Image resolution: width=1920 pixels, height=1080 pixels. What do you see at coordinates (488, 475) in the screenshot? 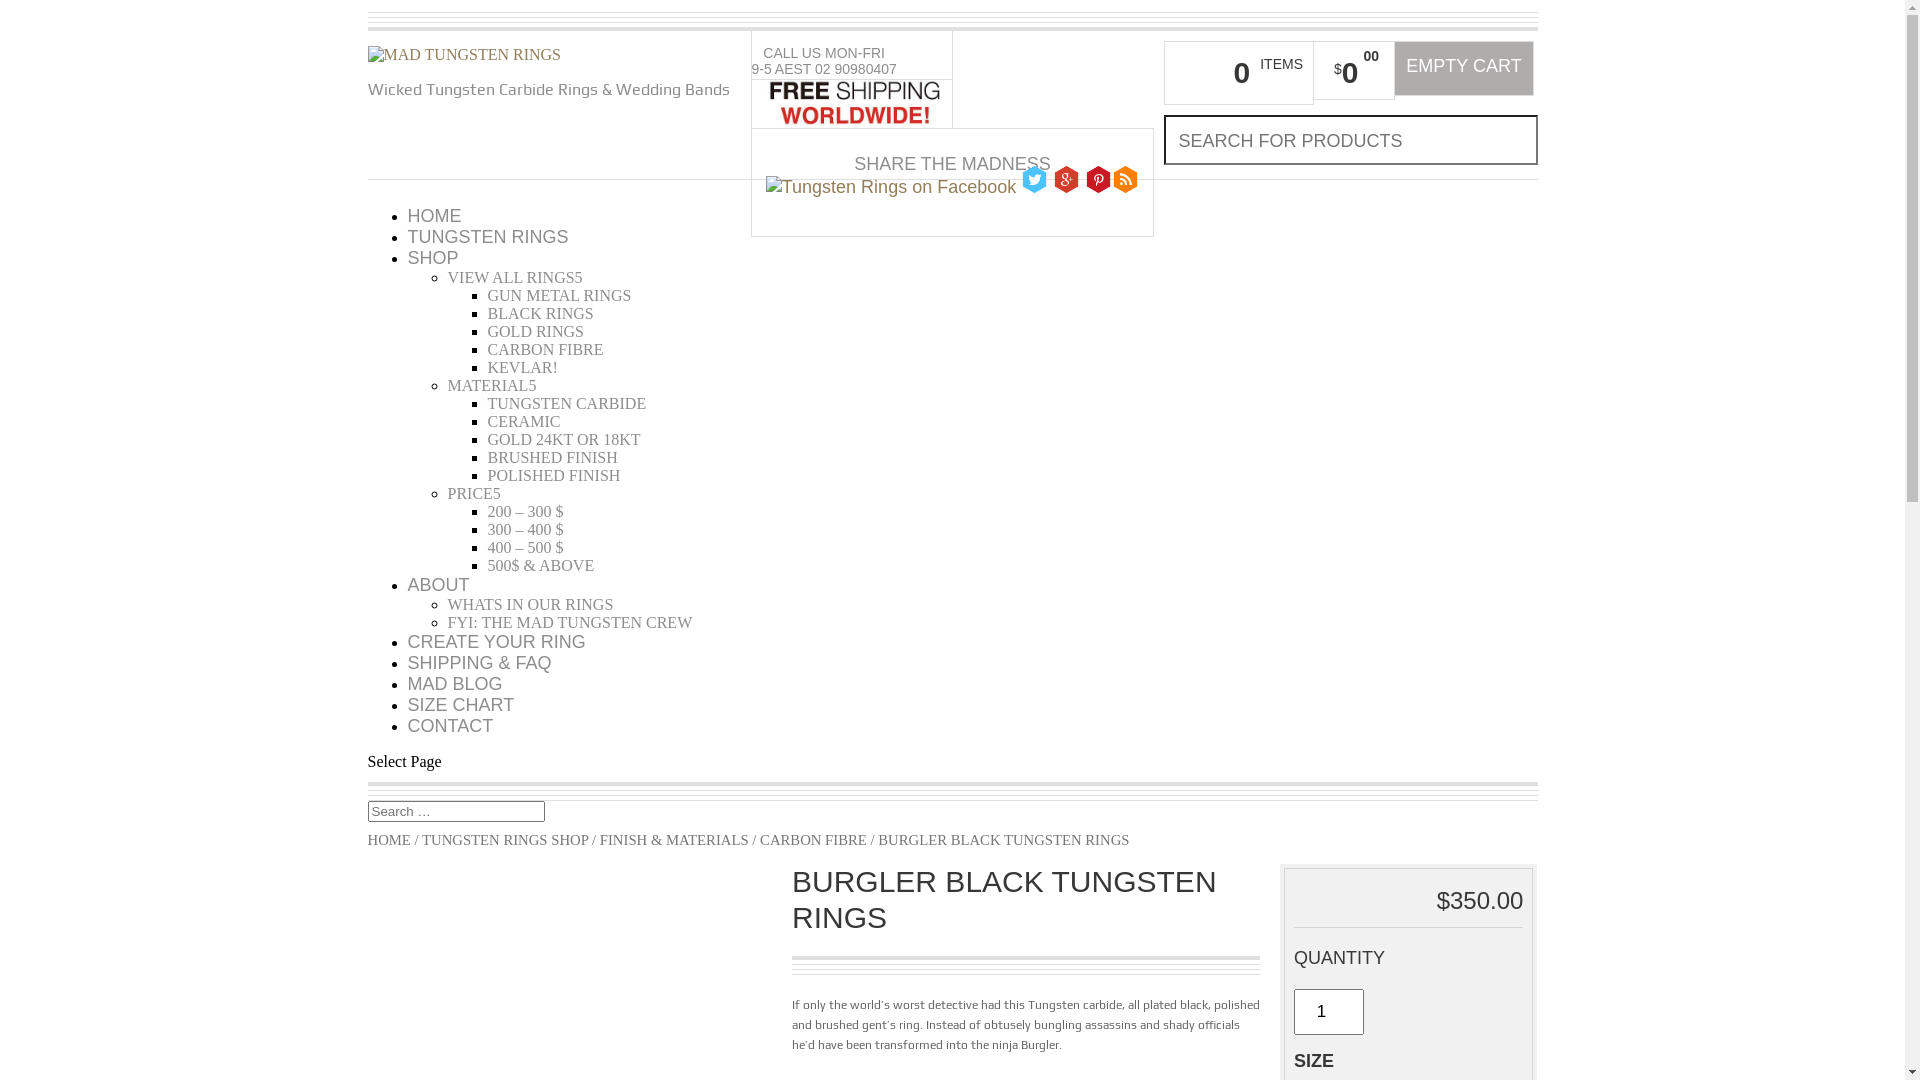
I see `'POLISHED FINISH'` at bounding box center [488, 475].